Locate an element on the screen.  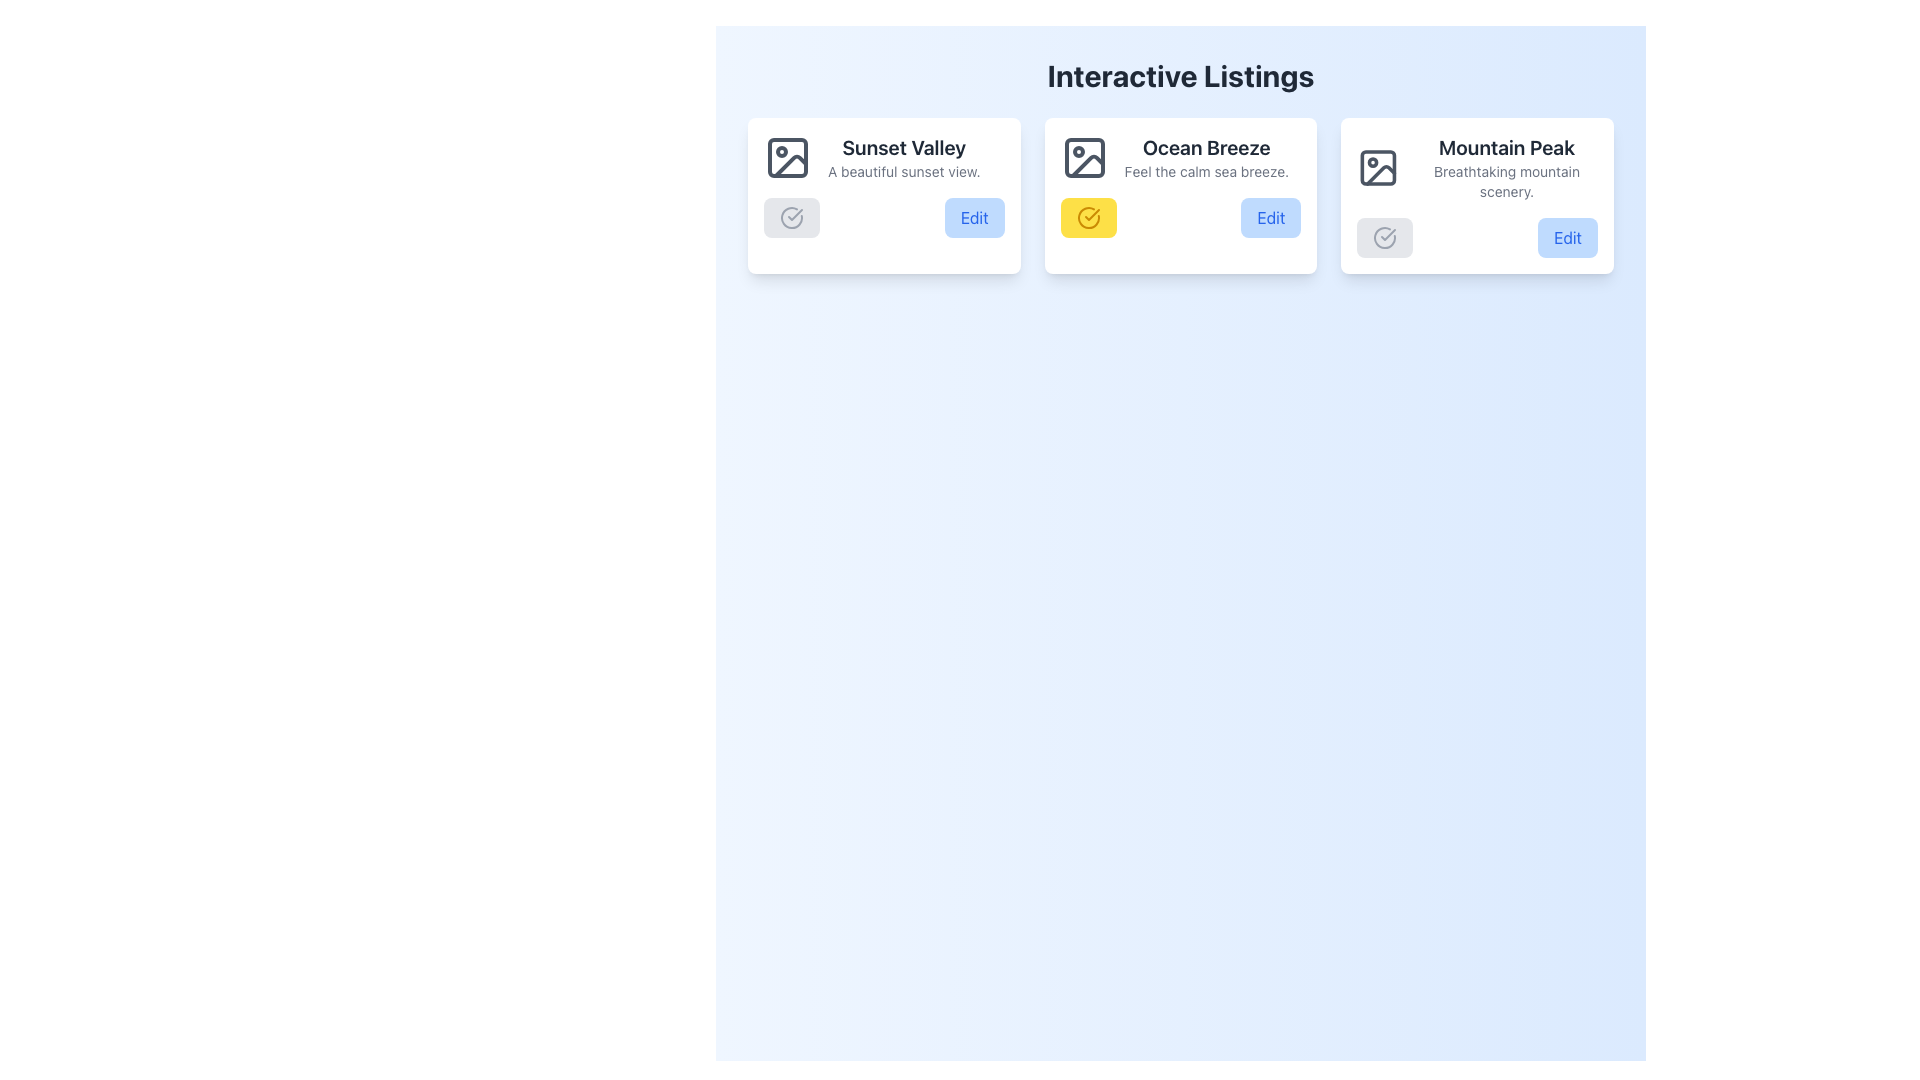
the static text component titled 'Sunset Valley' with a subtitle 'A beautiful sunset view.' located in the leftmost card above the blue 'Edit' button is located at coordinates (903, 157).